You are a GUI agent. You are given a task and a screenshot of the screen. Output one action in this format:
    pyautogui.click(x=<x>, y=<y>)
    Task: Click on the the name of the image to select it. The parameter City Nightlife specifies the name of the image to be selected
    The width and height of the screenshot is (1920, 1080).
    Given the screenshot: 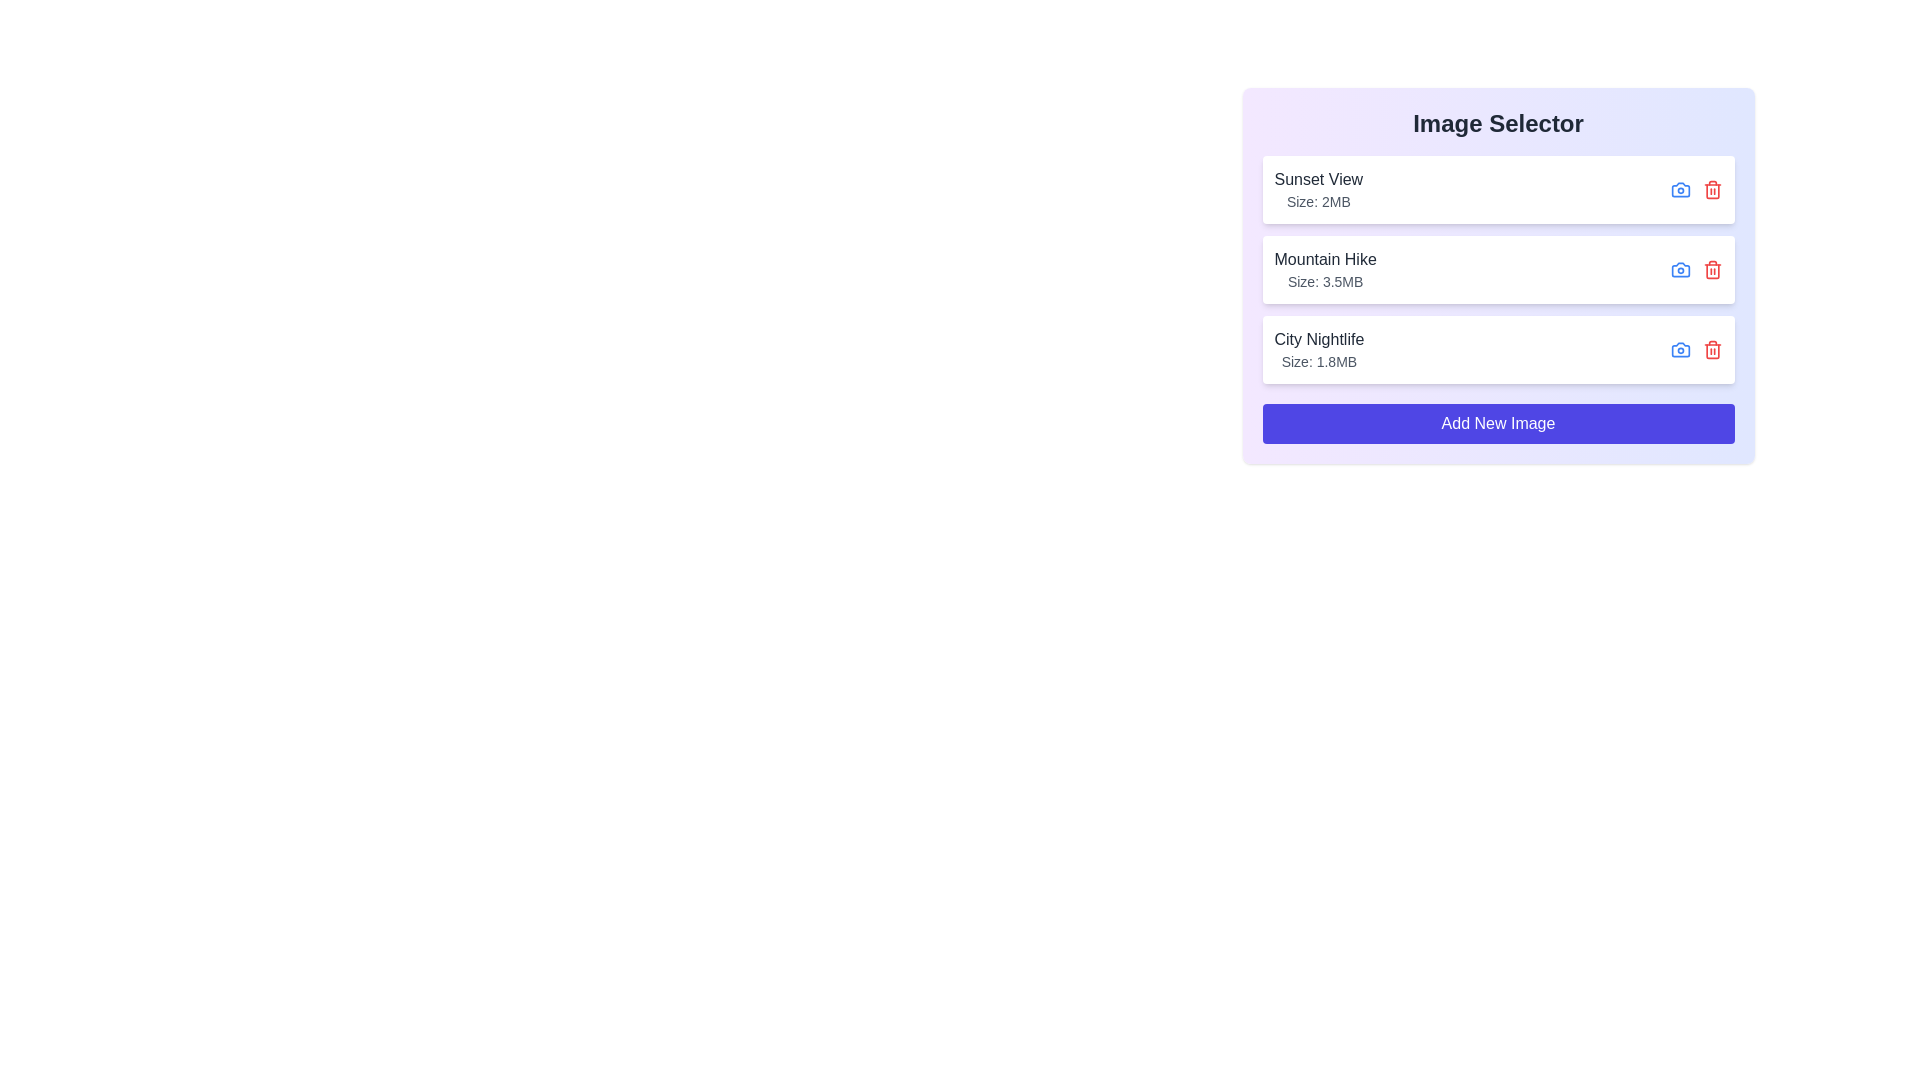 What is the action you would take?
    pyautogui.click(x=1319, y=338)
    